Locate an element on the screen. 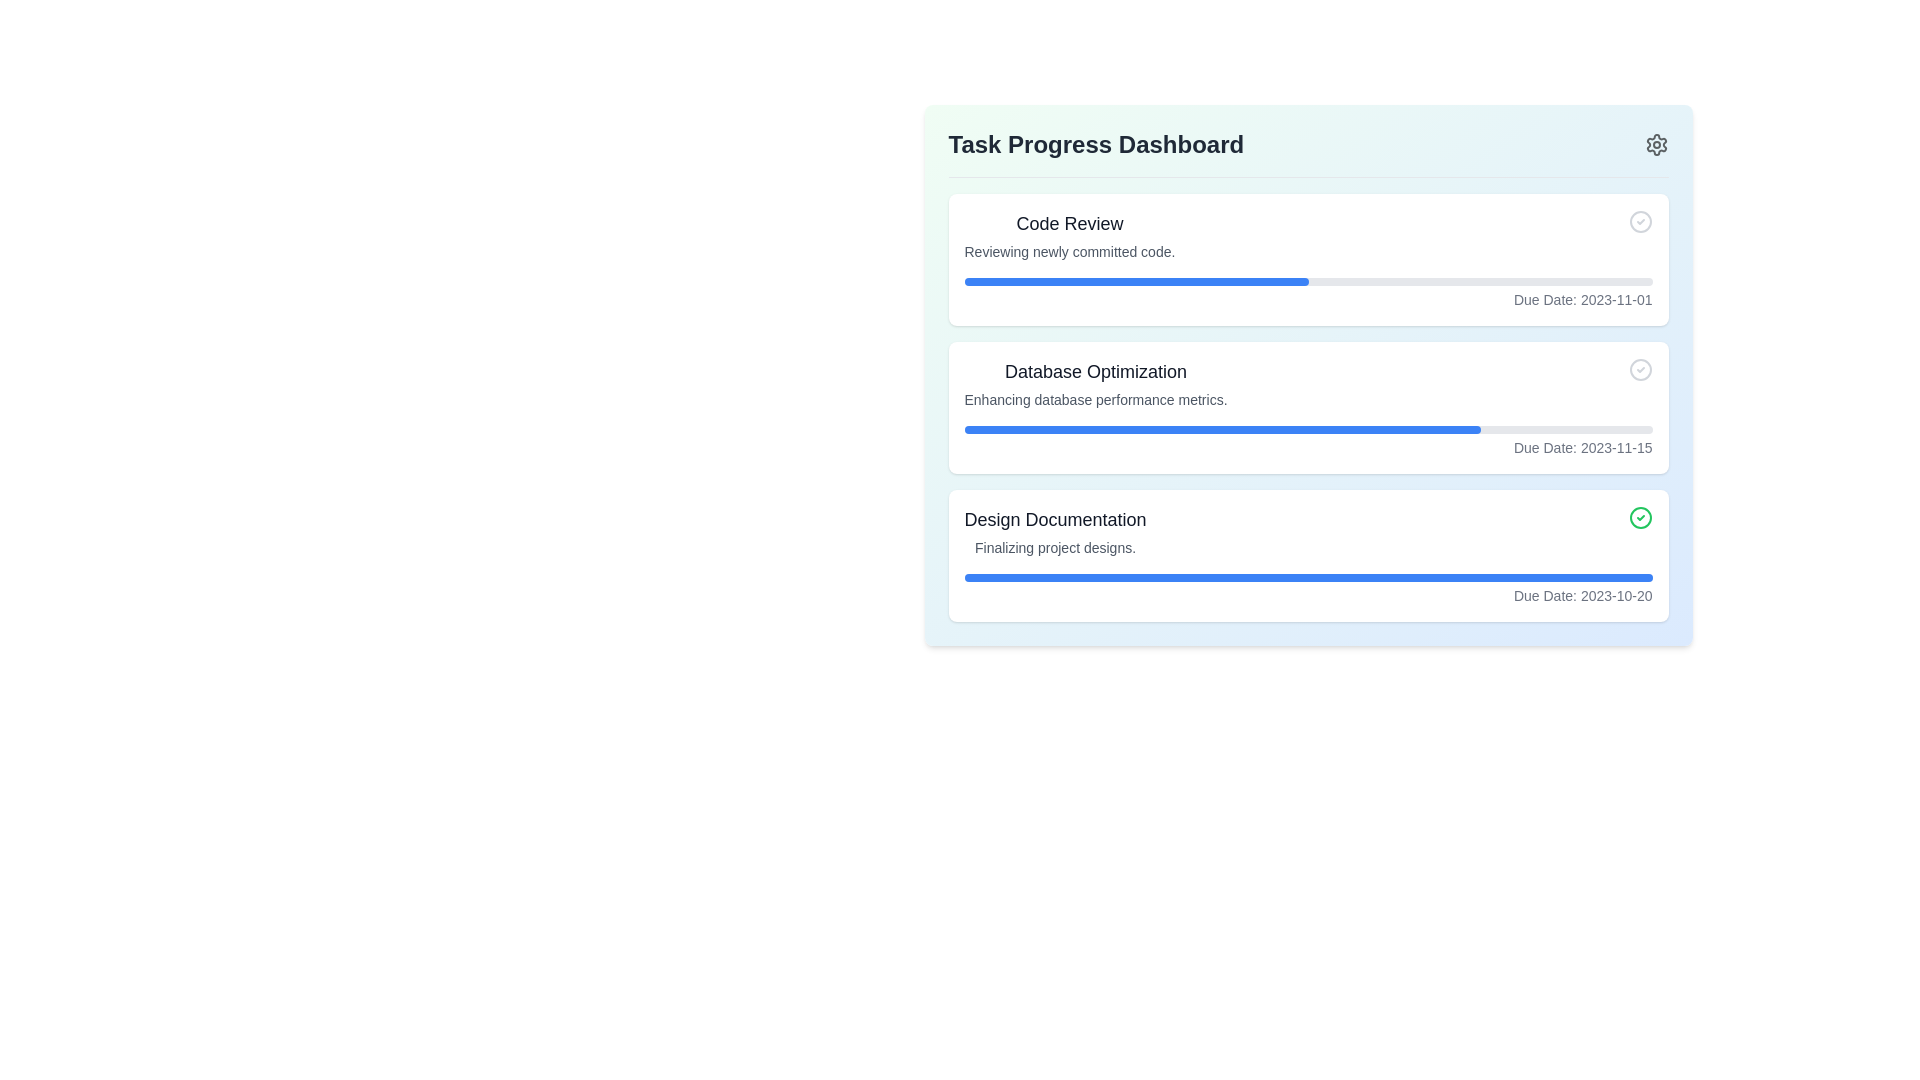 The image size is (1920, 1080). the Label Text that represents the task 'Database Optimization' in the progress dashboard for identification is located at coordinates (1094, 371).